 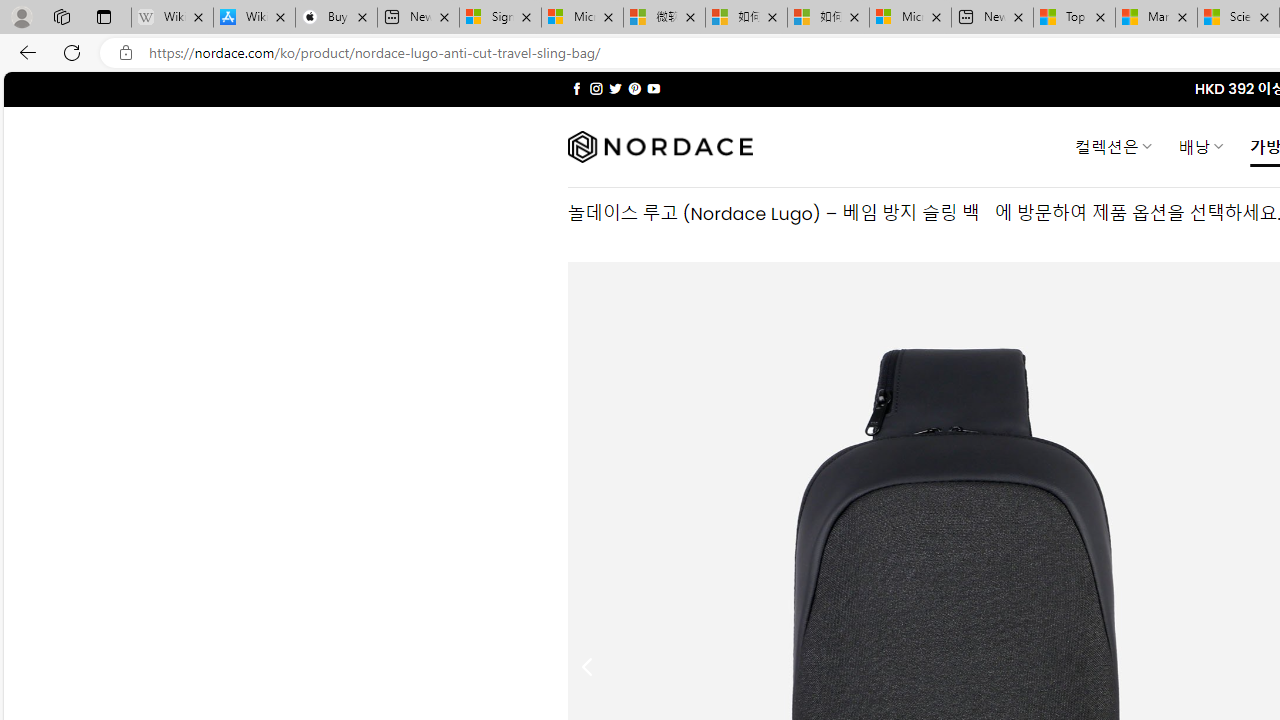 What do you see at coordinates (500, 17) in the screenshot?
I see `'Sign in to your Microsoft account'` at bounding box center [500, 17].